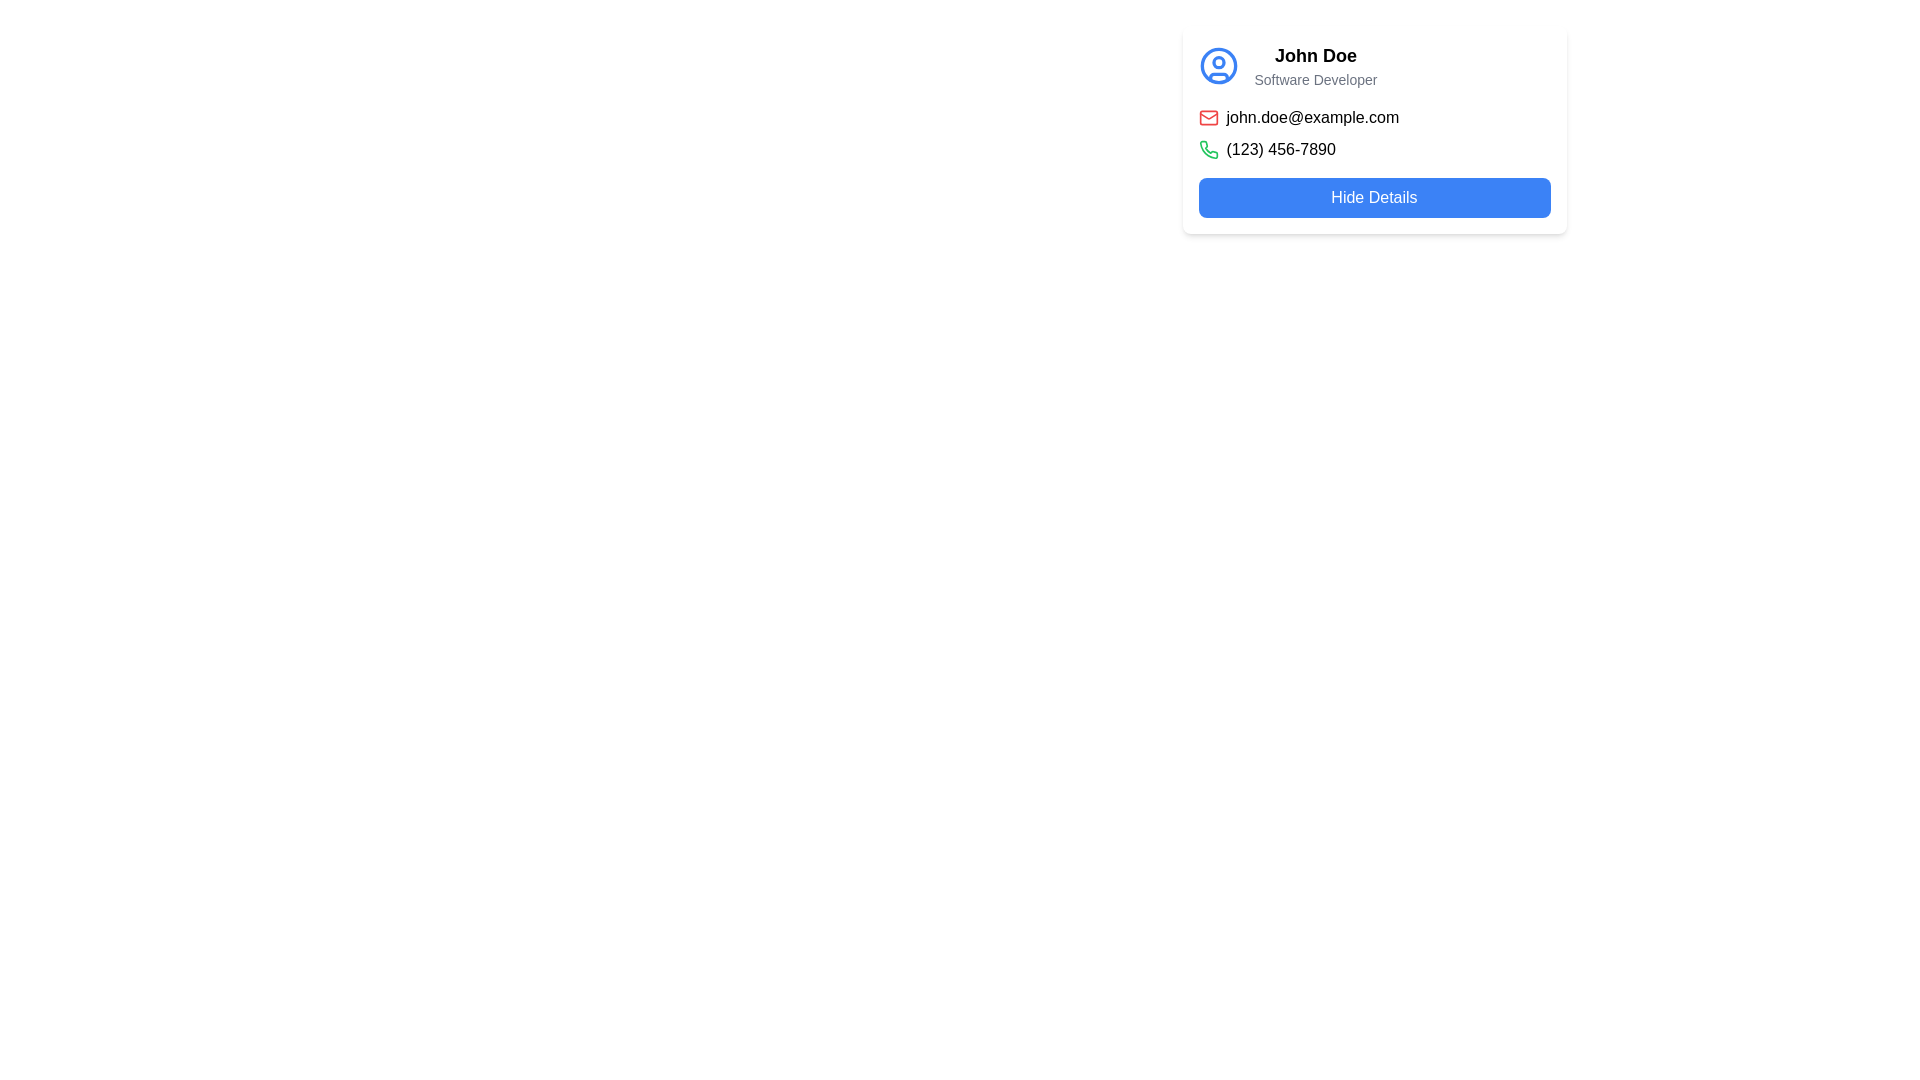  Describe the element at coordinates (1217, 64) in the screenshot. I see `the outermost circle of the user icon located at the top-left corner of the profile card, which has a blue outline and white background` at that location.